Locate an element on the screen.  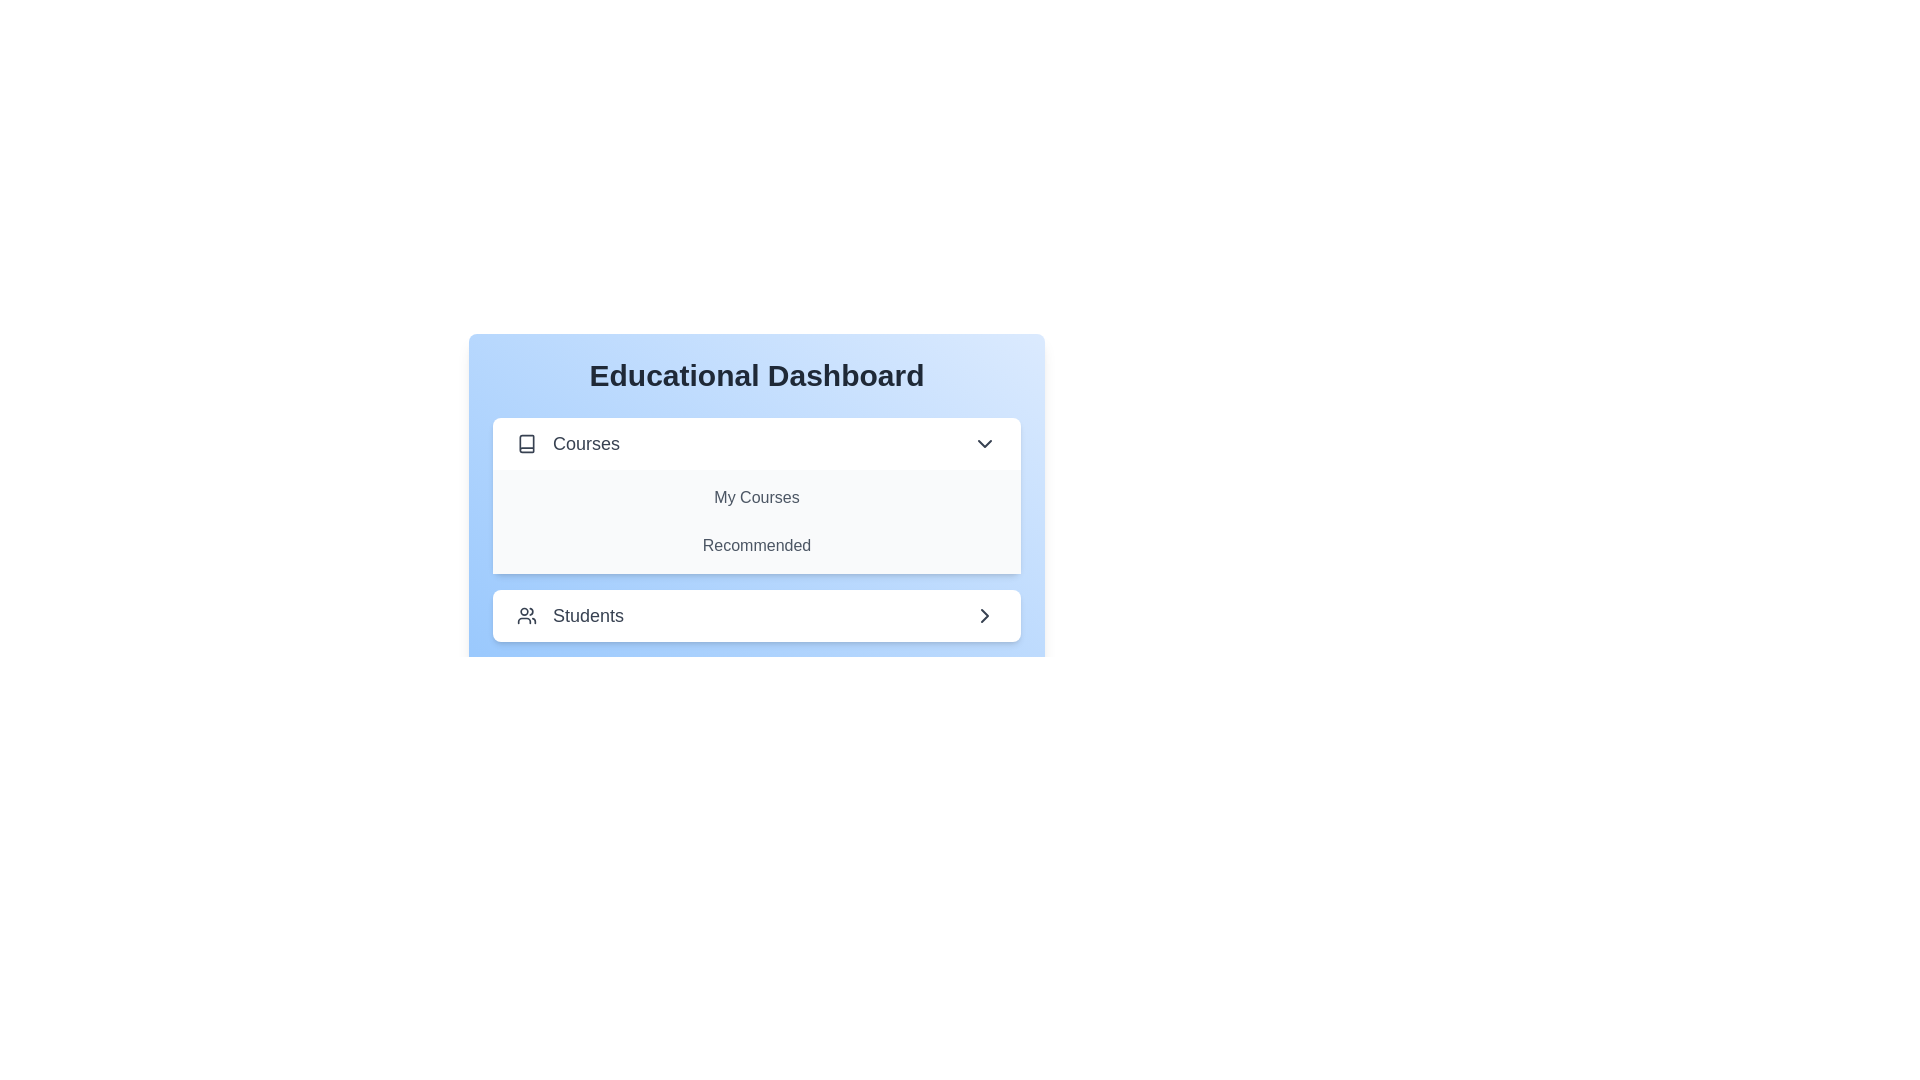
the icon corresponding to the section Courses to toggle its visibility is located at coordinates (527, 442).